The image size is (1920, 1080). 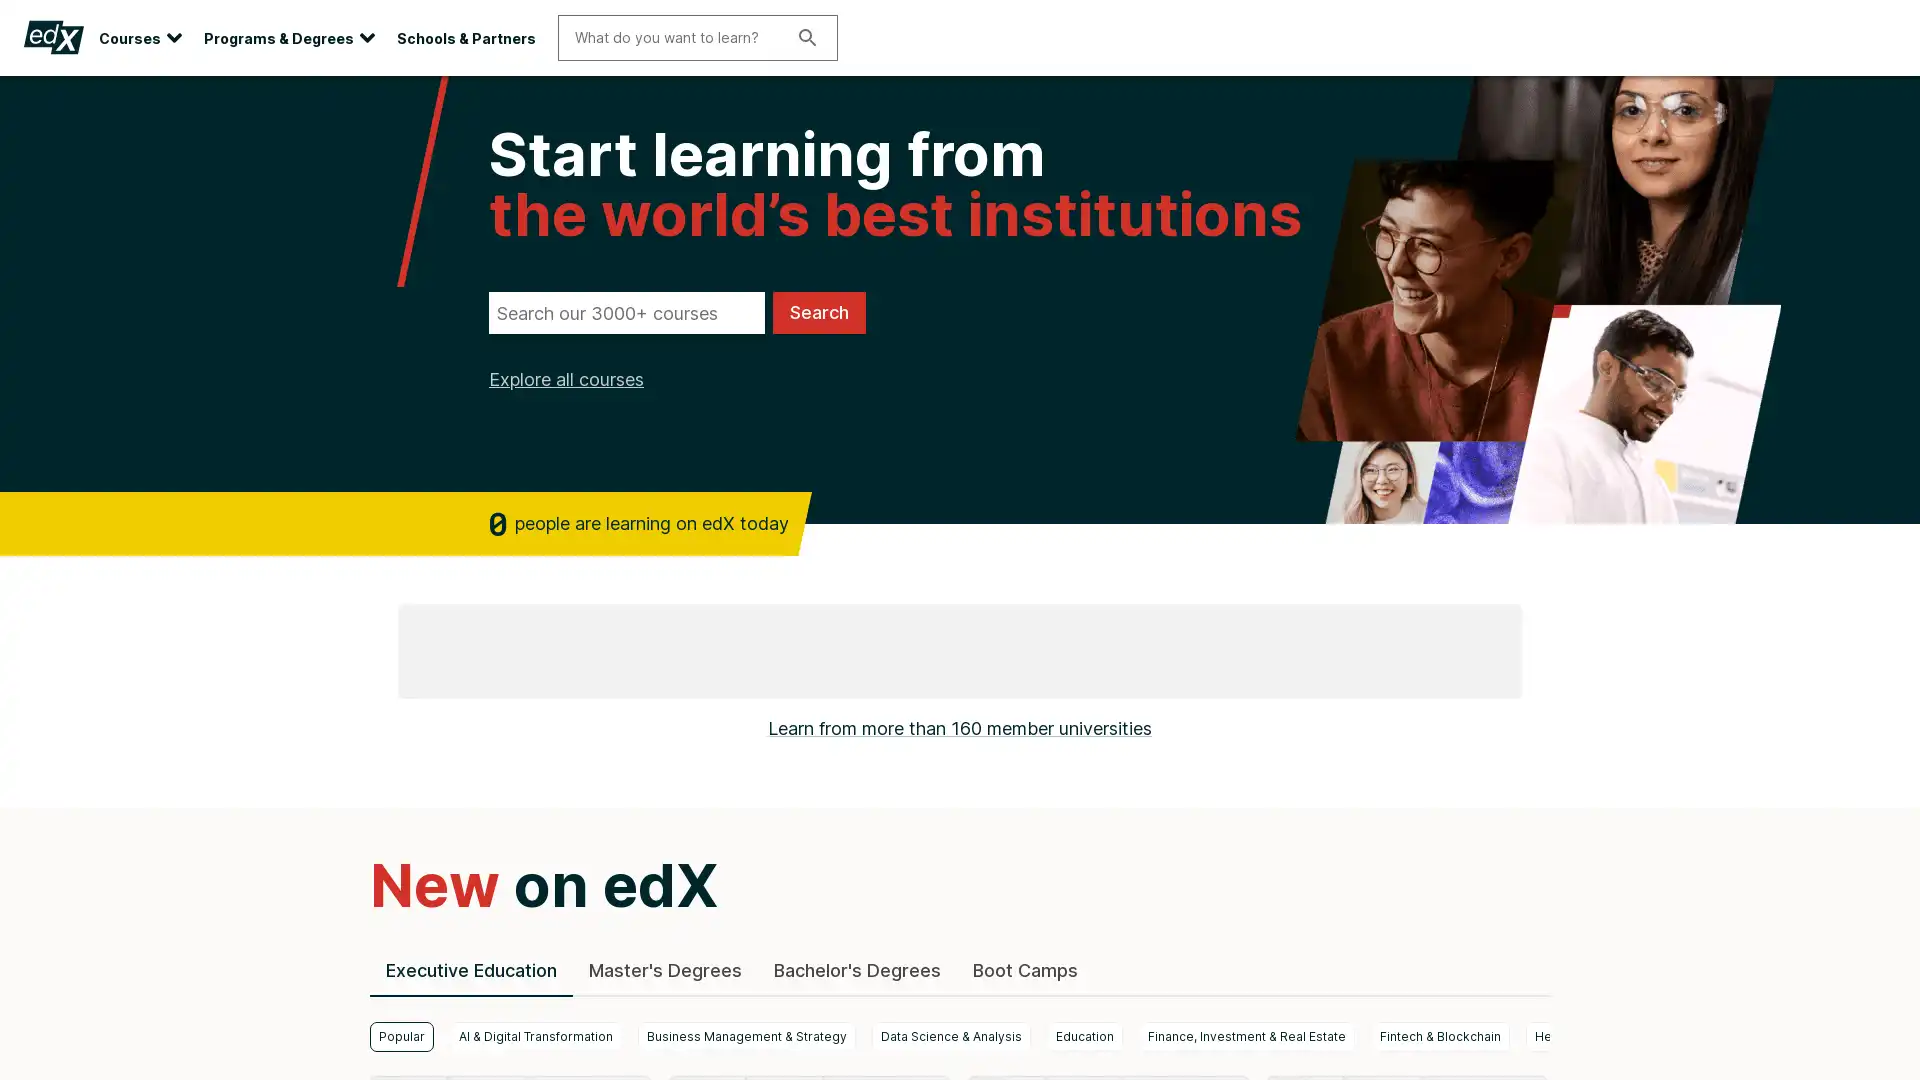 What do you see at coordinates (819, 345) in the screenshot?
I see `Search` at bounding box center [819, 345].